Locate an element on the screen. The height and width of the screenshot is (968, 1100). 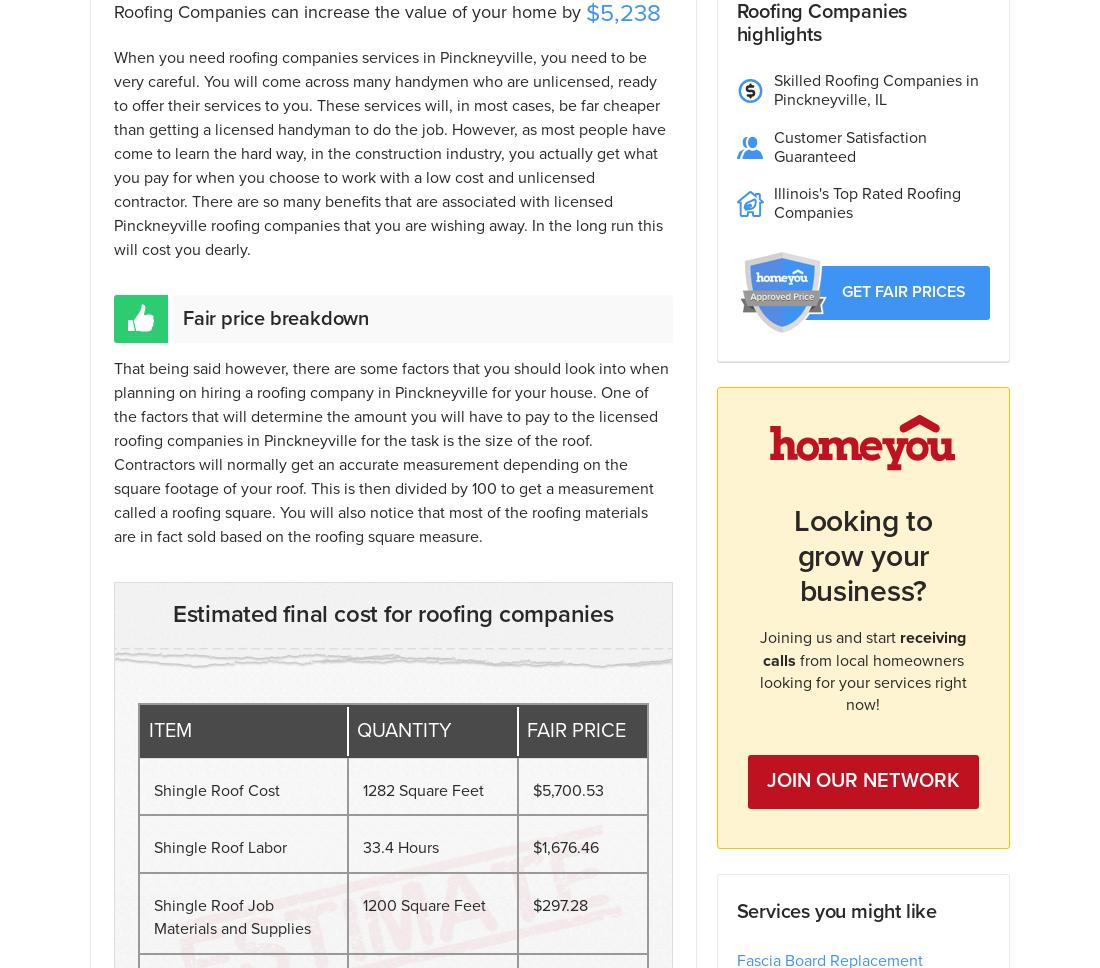
'Get fair prices' is located at coordinates (902, 289).